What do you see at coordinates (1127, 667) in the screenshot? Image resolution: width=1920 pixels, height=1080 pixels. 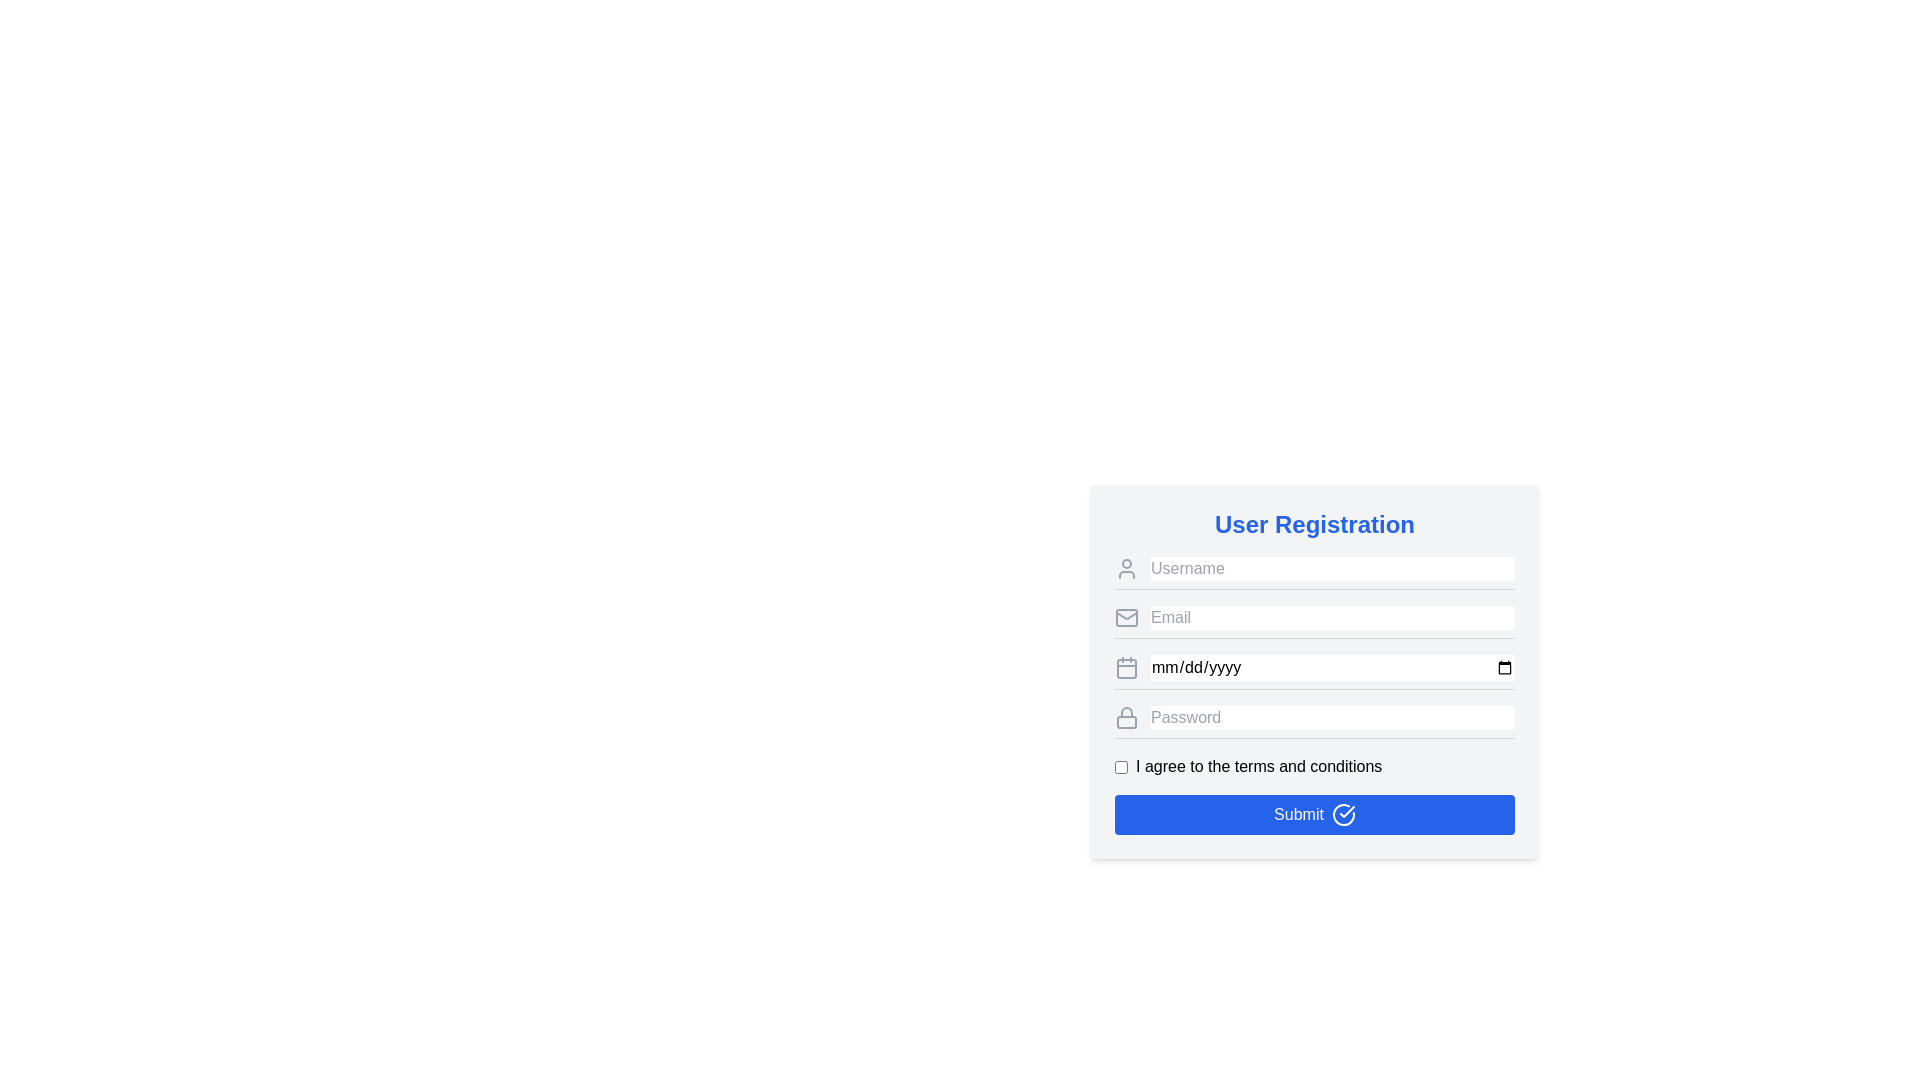 I see `the calendar SVG icon located to the left of the date input field with the placeholder 'mm/dd/yyyy' in the registration form` at bounding box center [1127, 667].